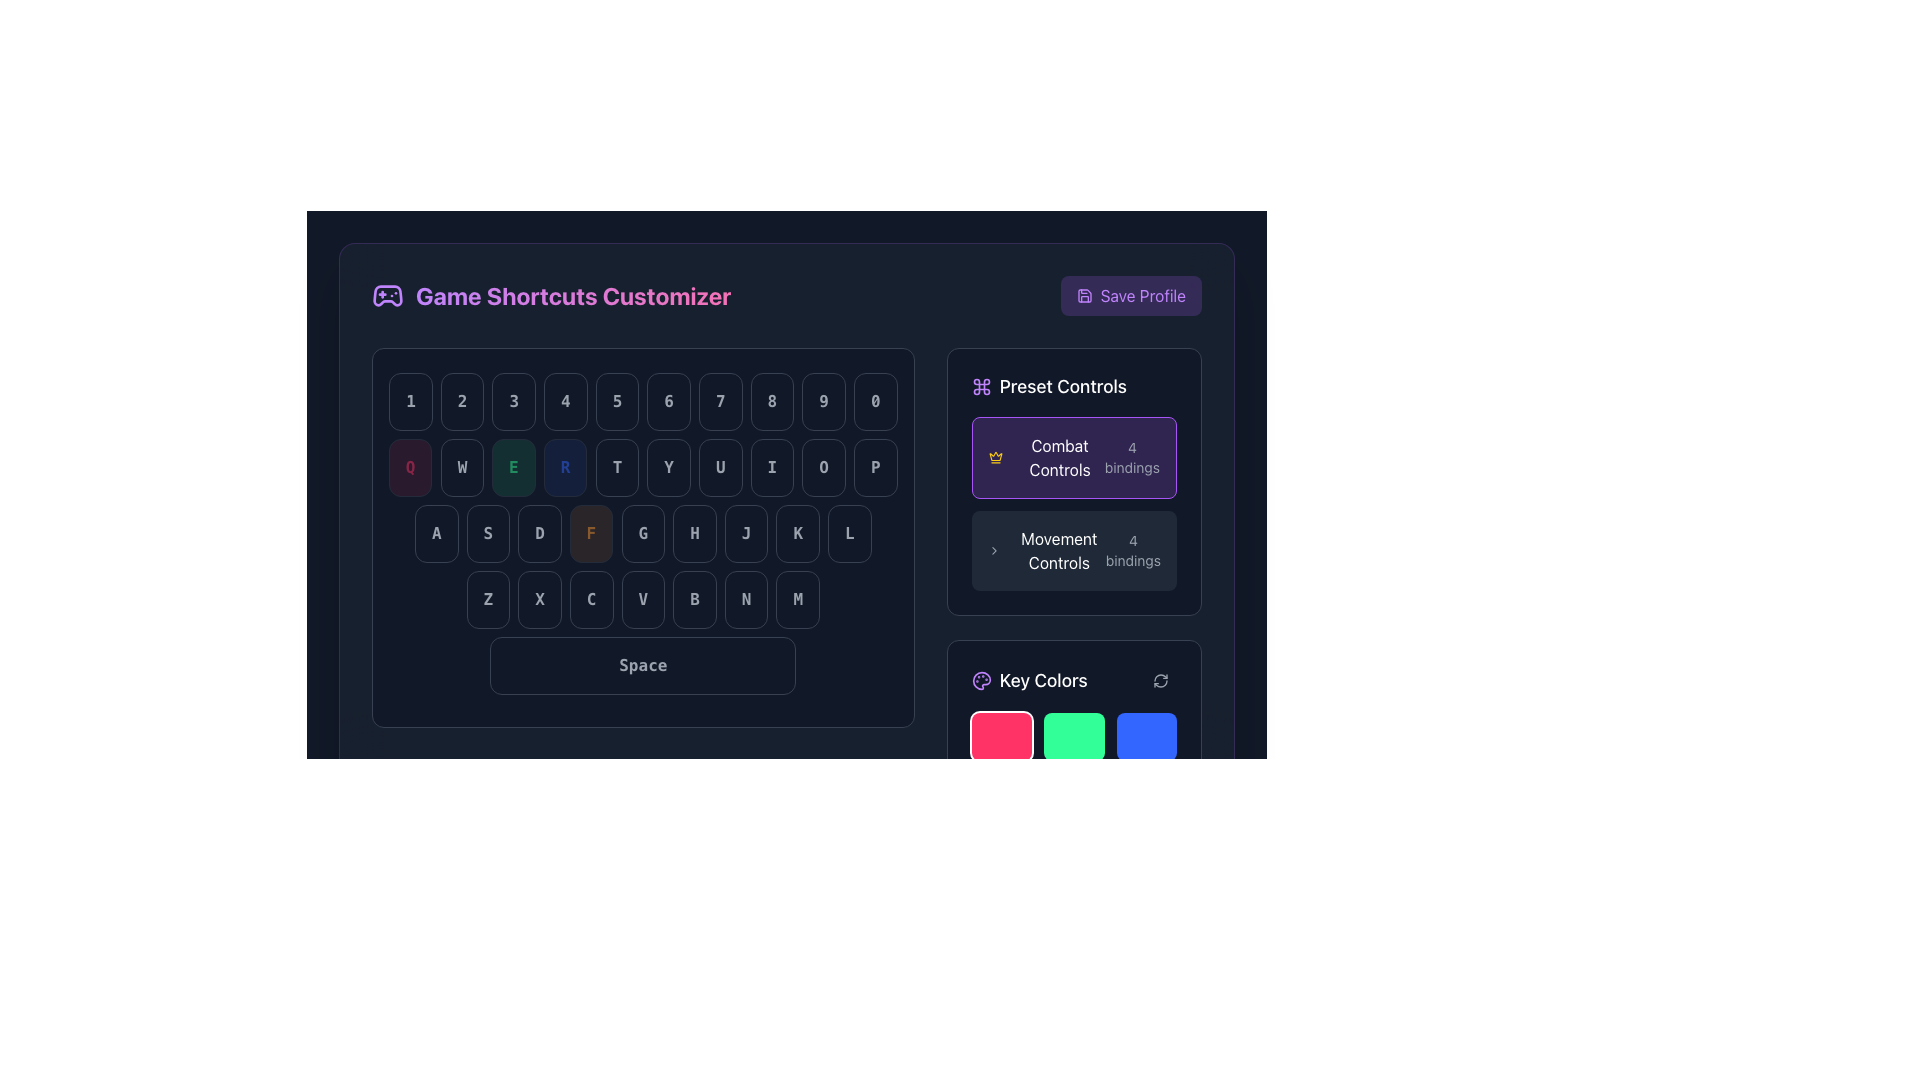 This screenshot has height=1080, width=1920. Describe the element at coordinates (797, 599) in the screenshot. I see `the 'M' key, which is a rectangular button with a dark background and light gray text, located in the bottom row of the keyboard layout` at that location.